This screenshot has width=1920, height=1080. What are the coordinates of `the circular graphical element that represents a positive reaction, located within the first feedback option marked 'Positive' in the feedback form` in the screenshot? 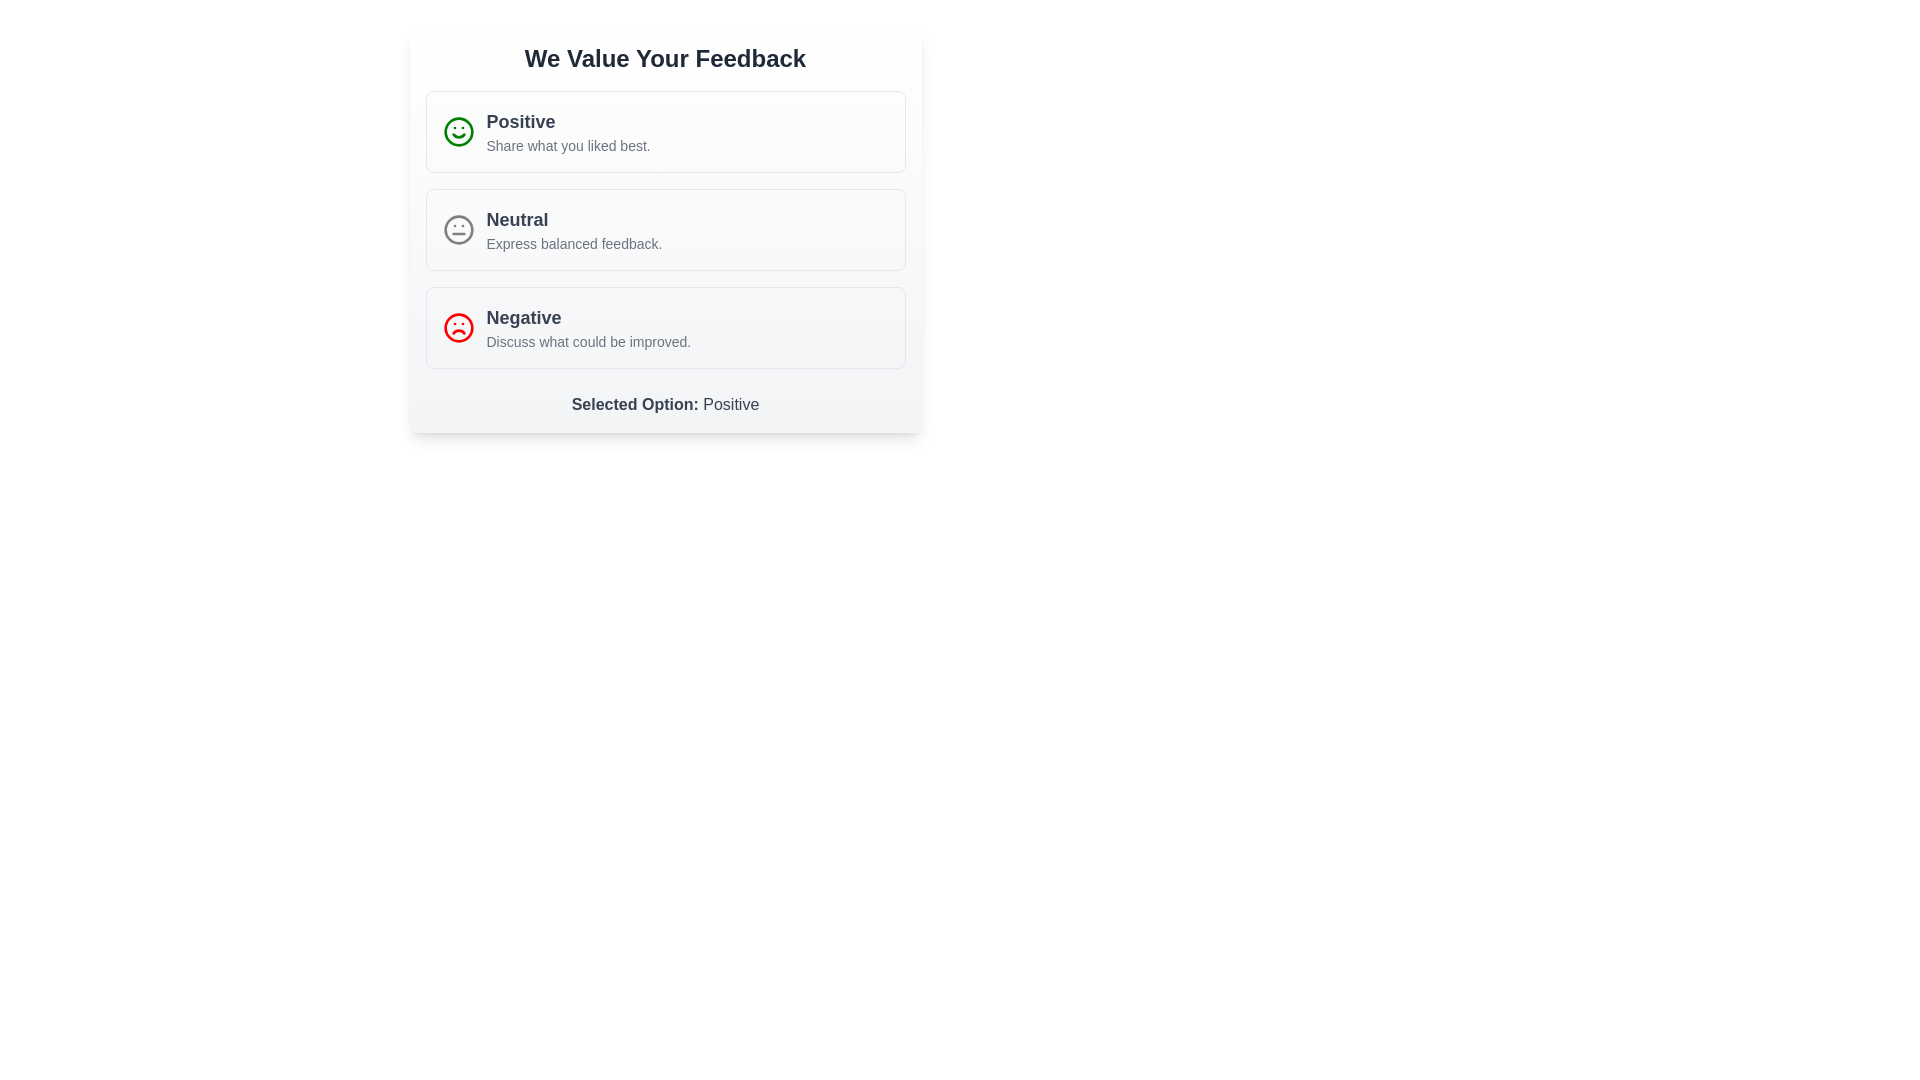 It's located at (457, 131).